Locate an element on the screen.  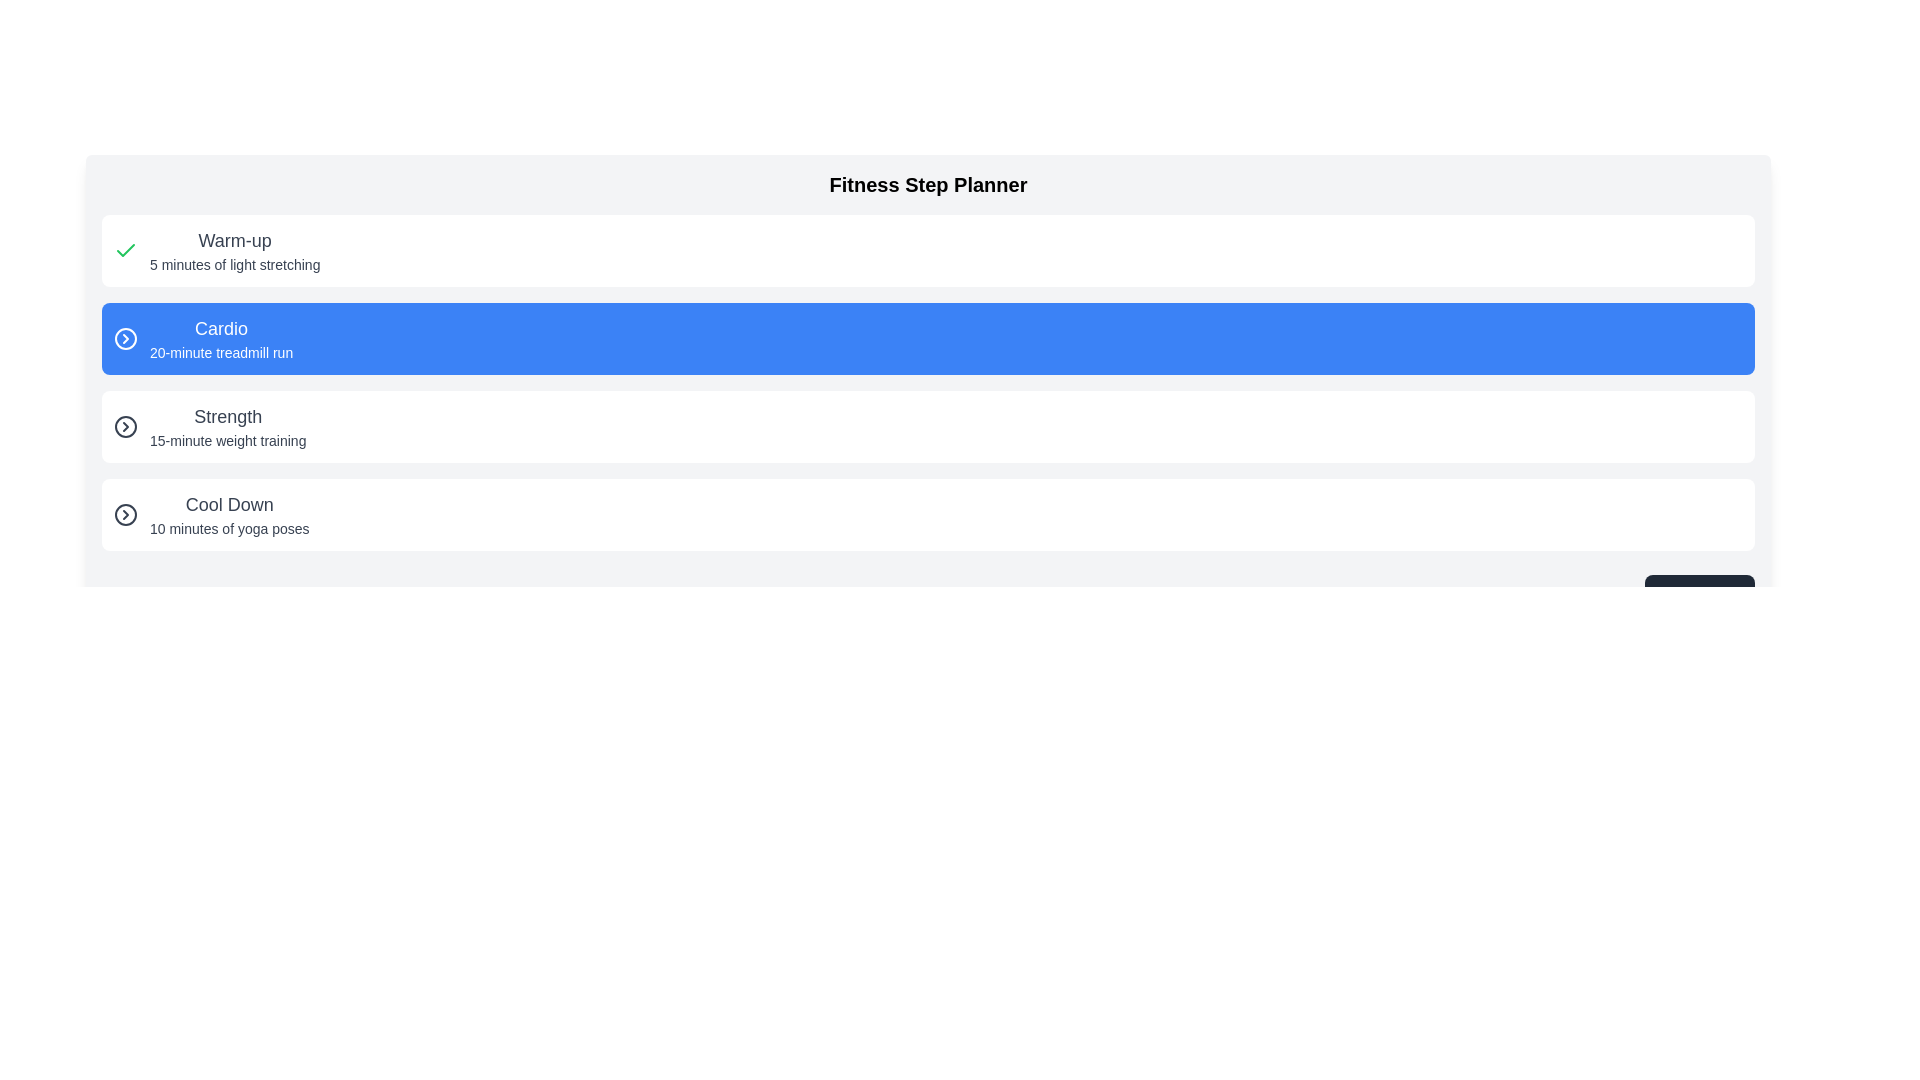
the text in the heading element located above the line reading '10 minutes of yoga poses' in the bottom section of the list interface is located at coordinates (229, 504).